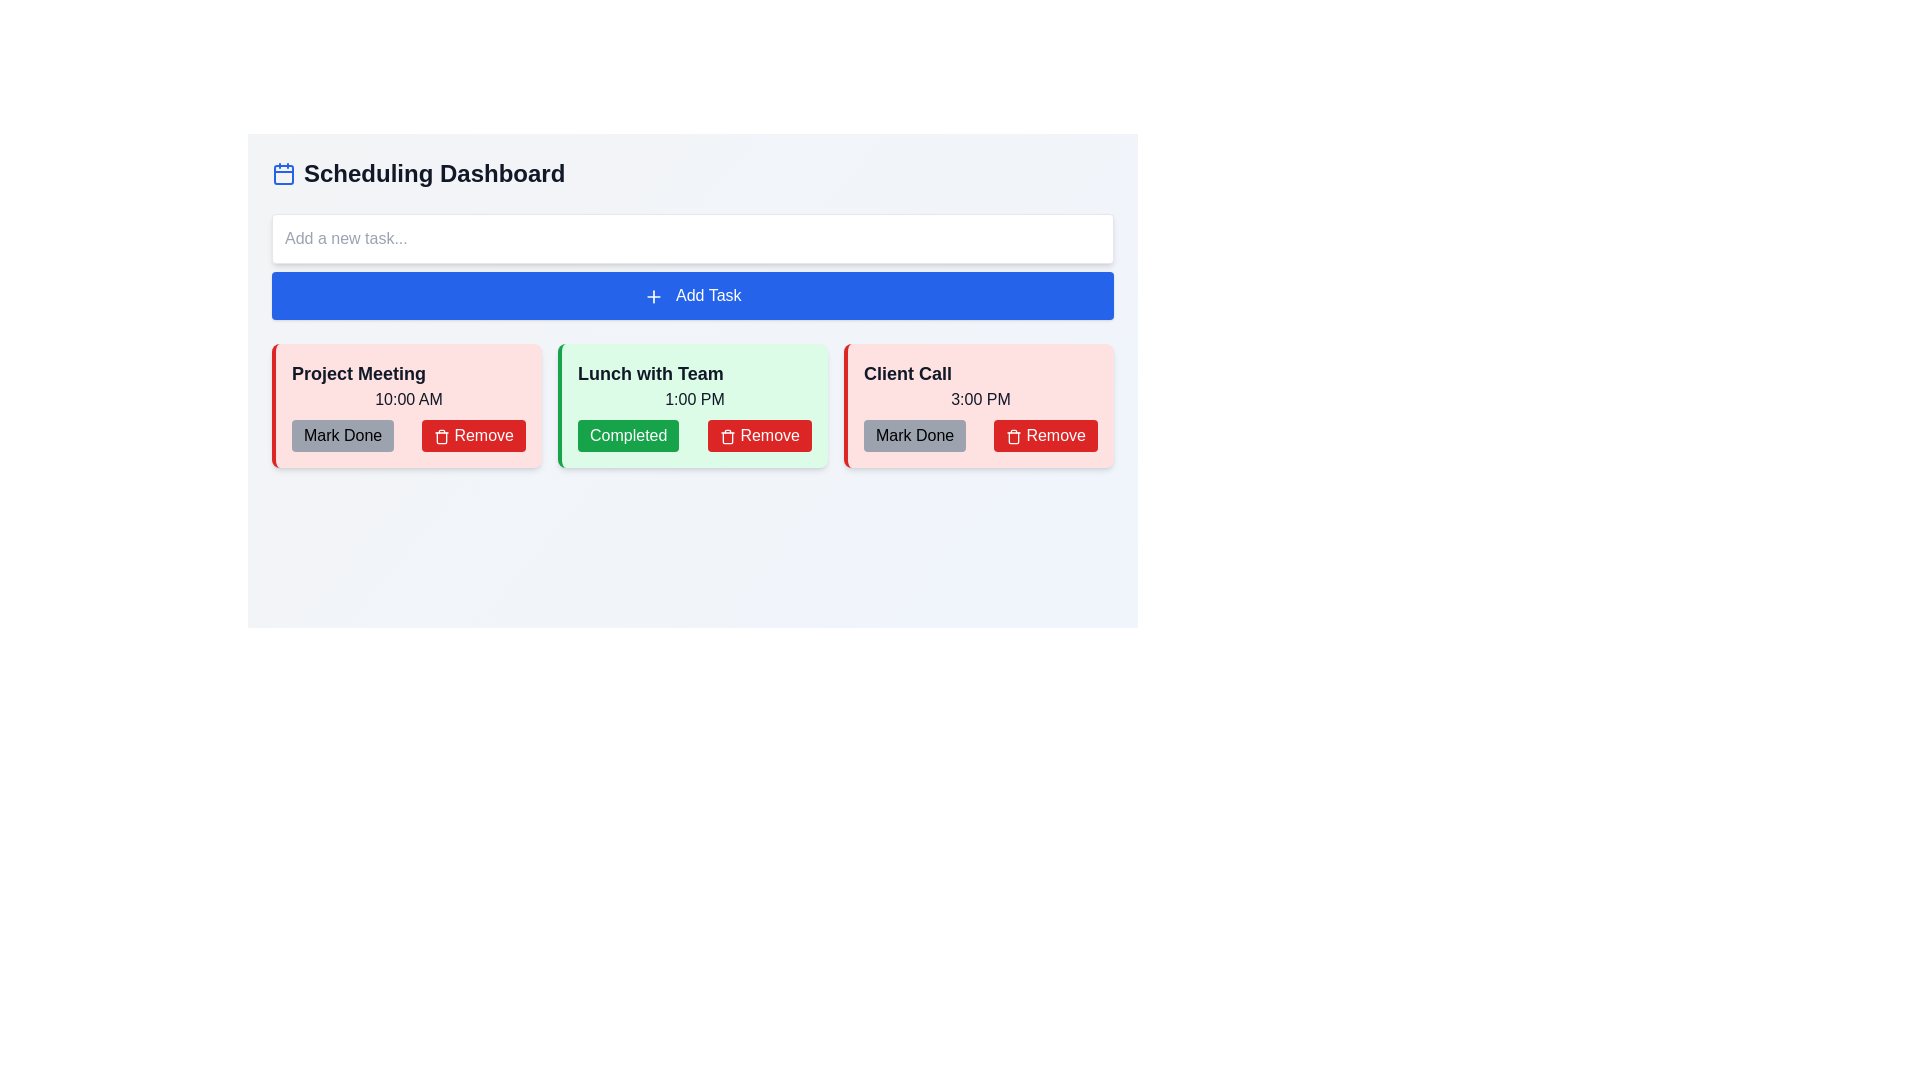 The width and height of the screenshot is (1920, 1080). What do you see at coordinates (980, 400) in the screenshot?
I see `the text label displaying '3:00 PM' in bold black font on a light red background, located centrally below the 'Client Call' title within the client call task card` at bounding box center [980, 400].